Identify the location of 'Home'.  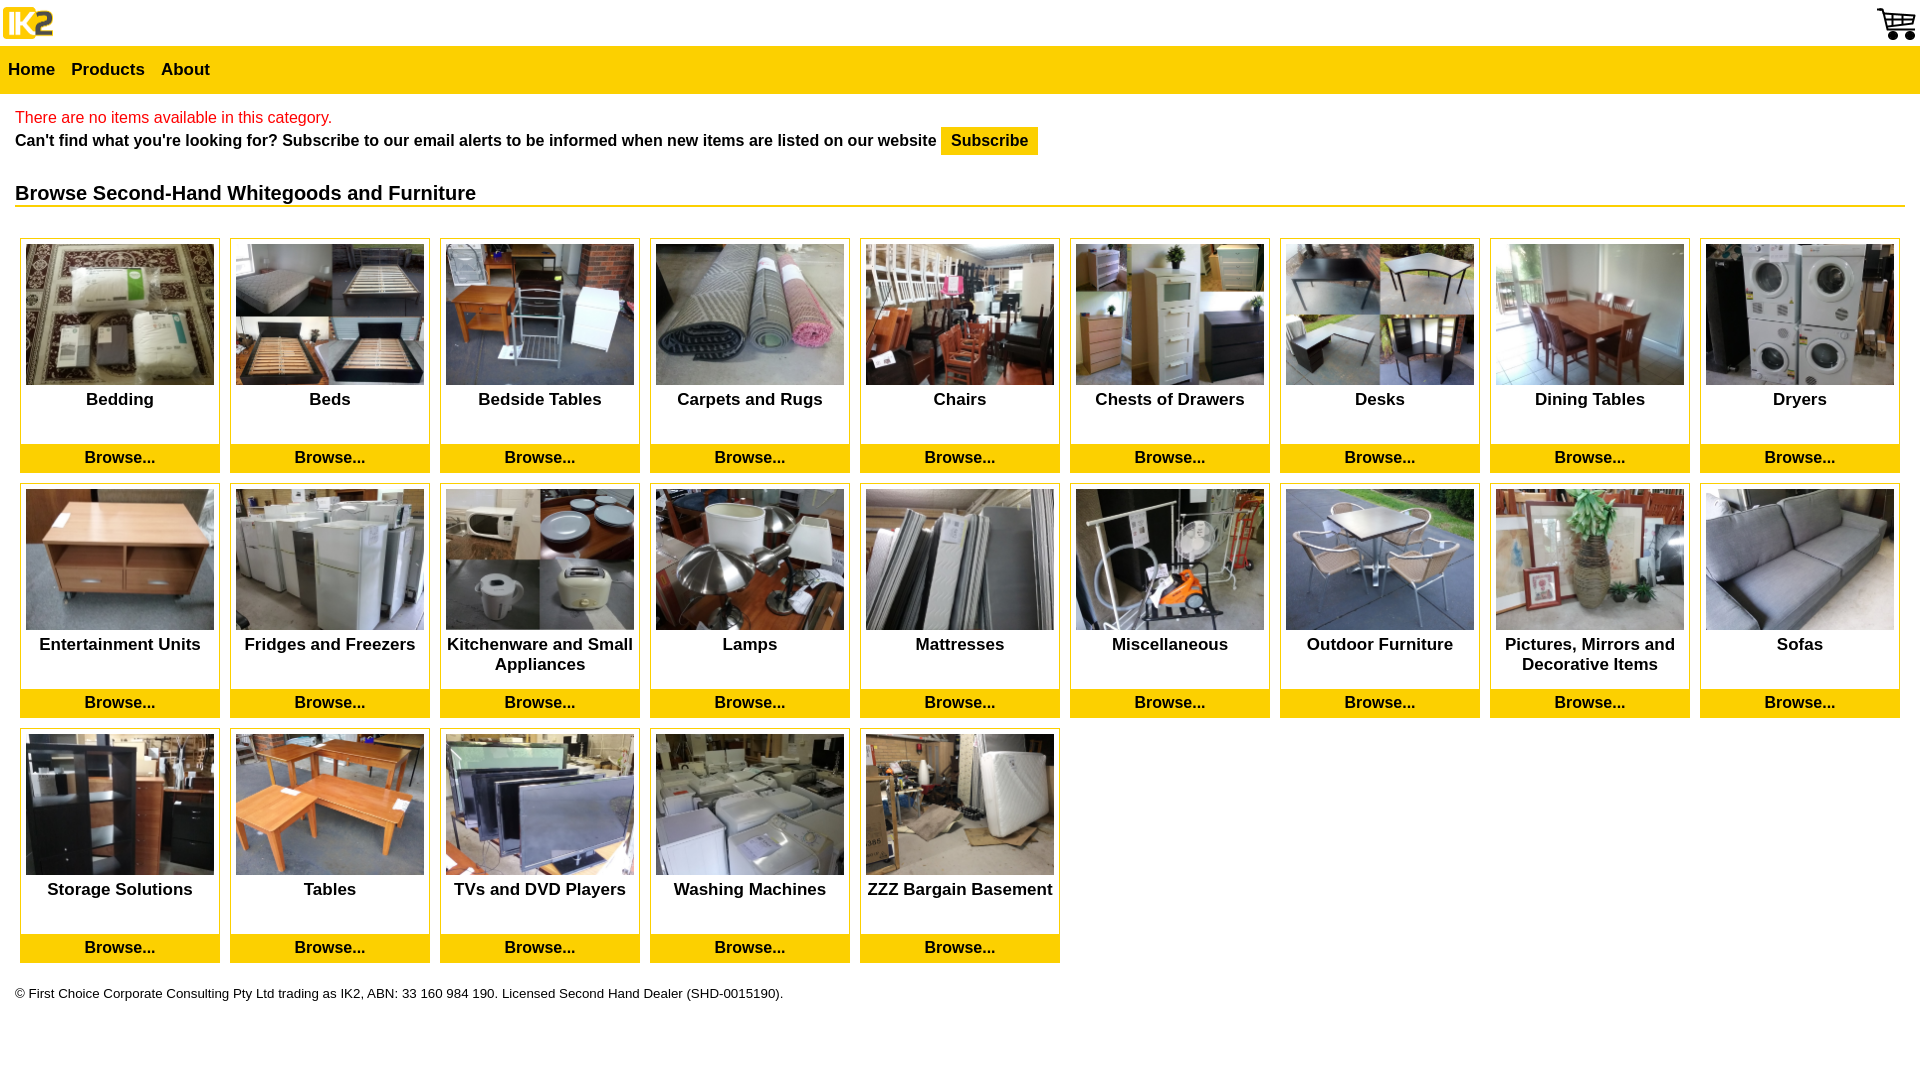
(31, 68).